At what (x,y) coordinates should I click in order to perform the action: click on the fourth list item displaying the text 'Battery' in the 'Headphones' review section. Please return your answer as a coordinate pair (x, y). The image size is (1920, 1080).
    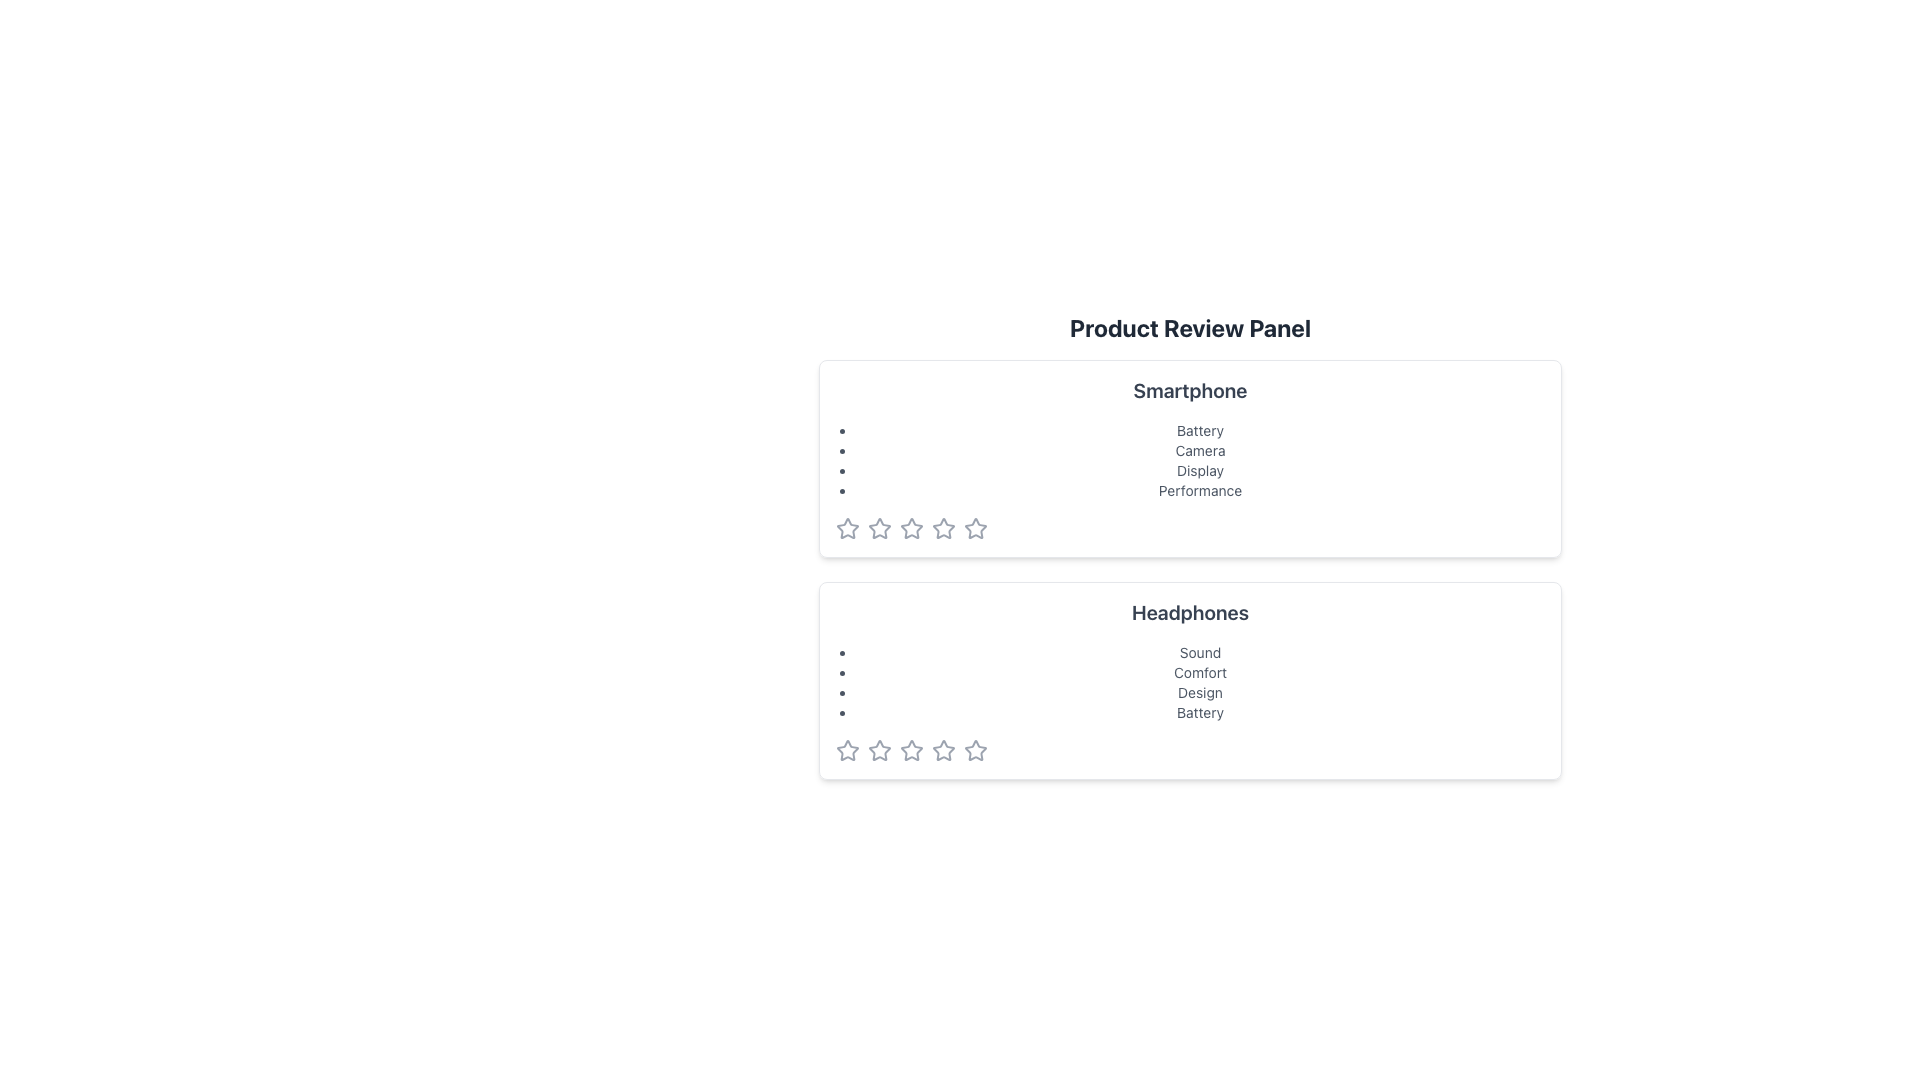
    Looking at the image, I should click on (1200, 712).